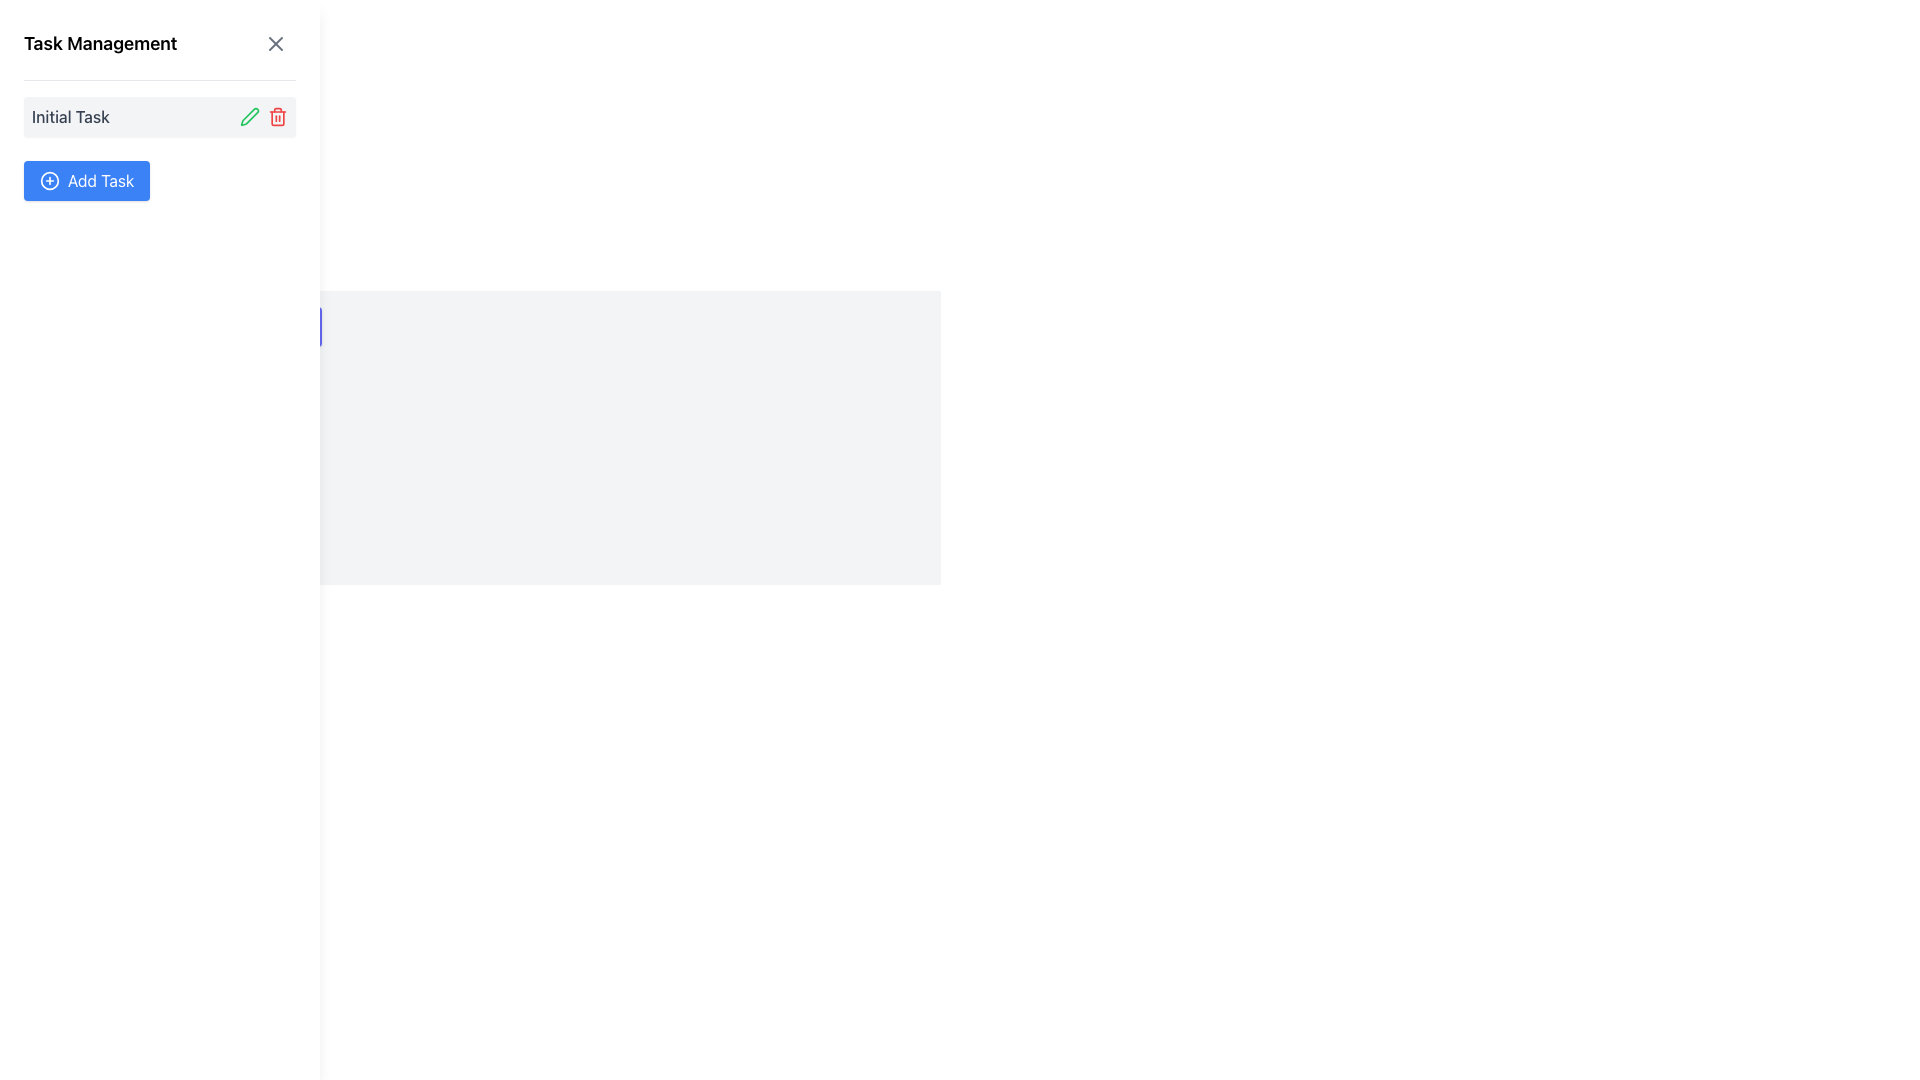 This screenshot has height=1080, width=1920. What do you see at coordinates (274, 43) in the screenshot?
I see `the close button located at the top-right corner of the 'Task Management' section to possibly reveal additional information` at bounding box center [274, 43].